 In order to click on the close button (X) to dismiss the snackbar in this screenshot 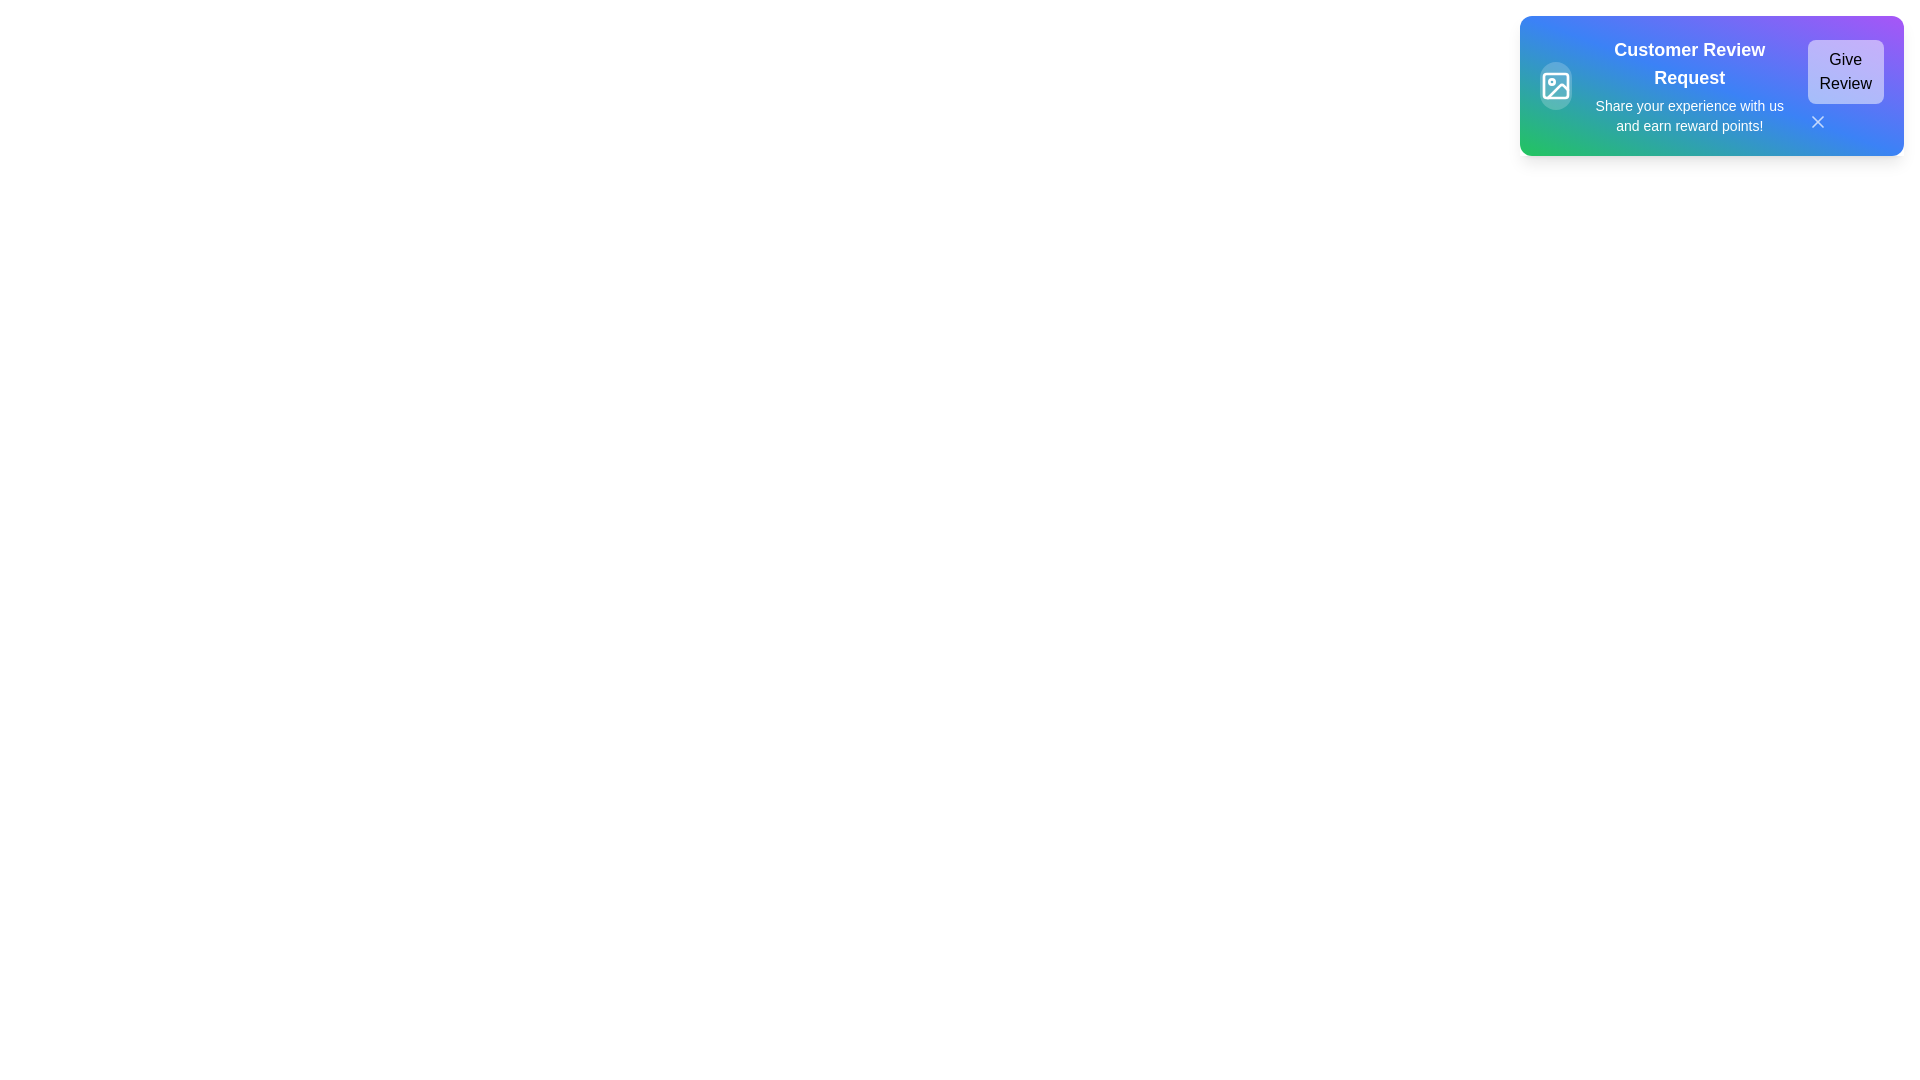, I will do `click(1817, 122)`.